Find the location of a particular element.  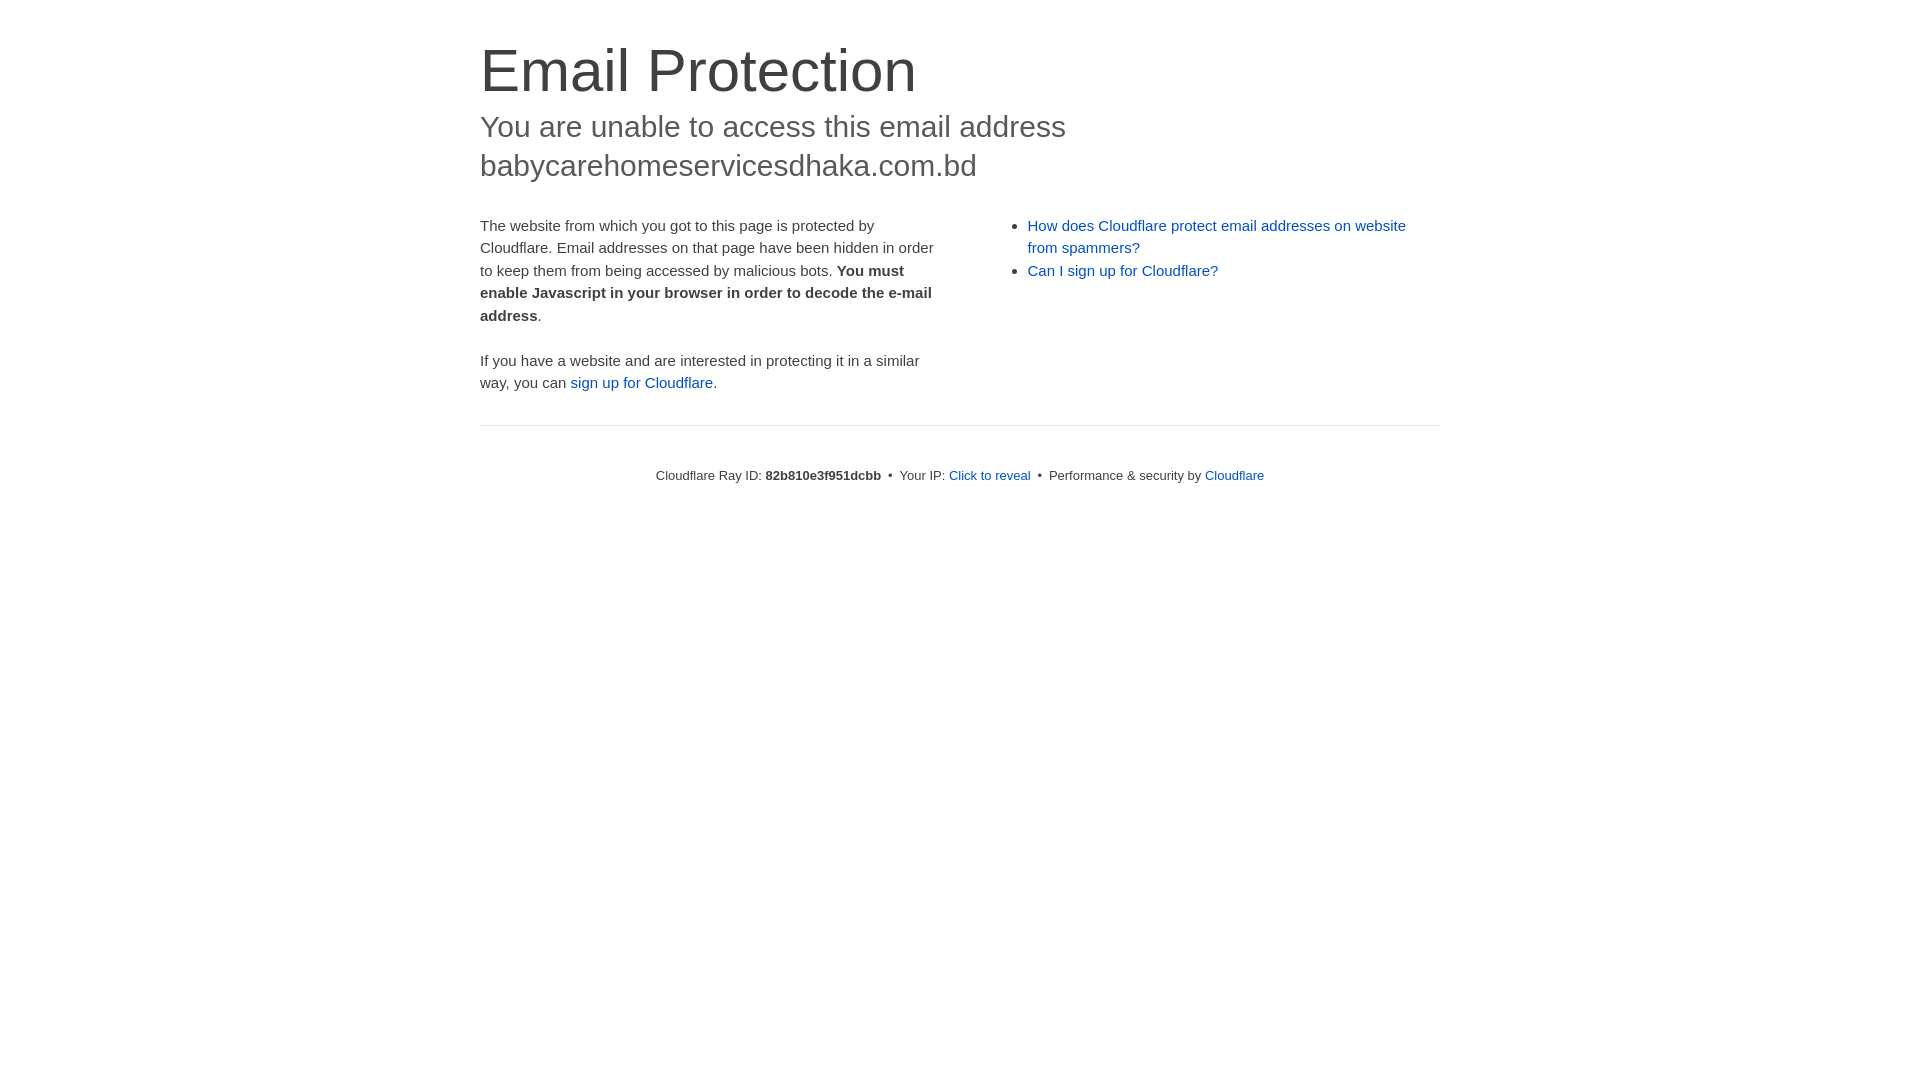

'Click to reveal' is located at coordinates (948, 475).